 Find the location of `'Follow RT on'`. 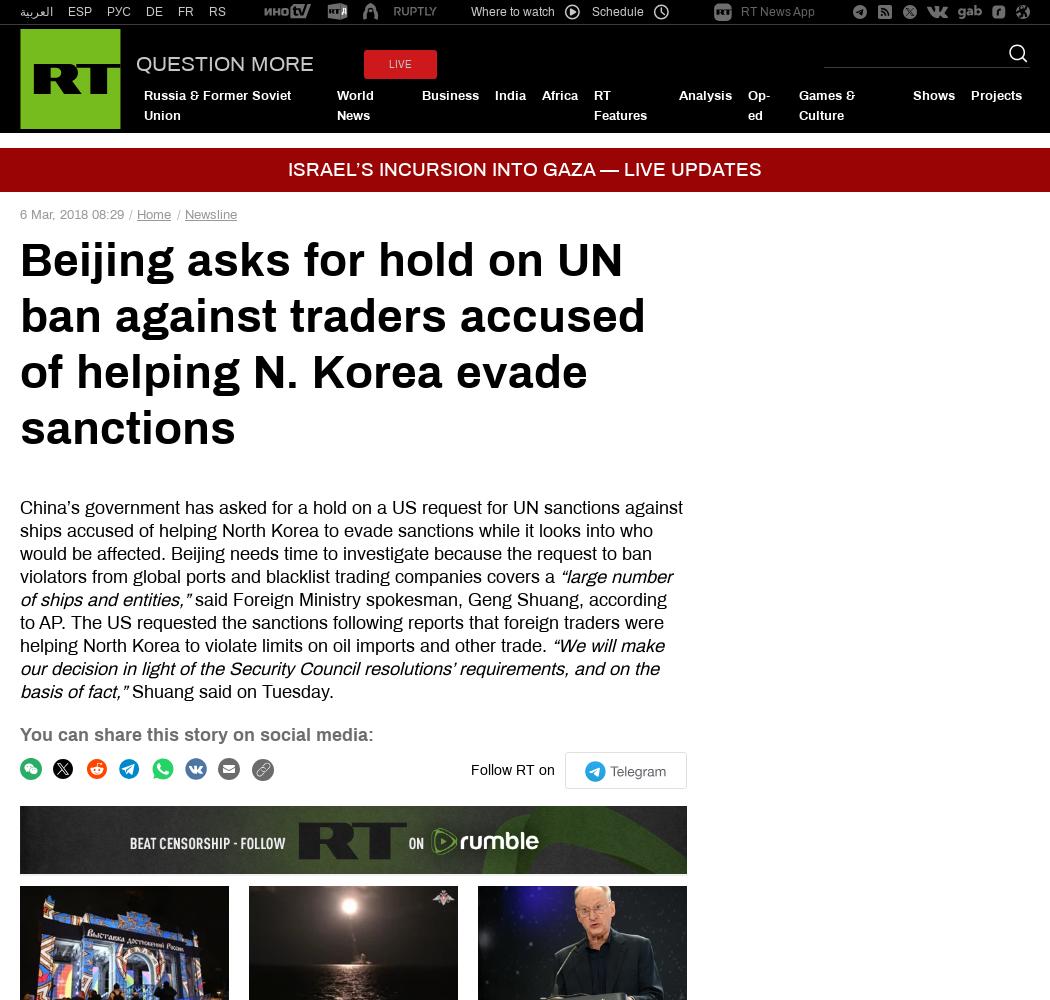

'Follow RT on' is located at coordinates (510, 769).